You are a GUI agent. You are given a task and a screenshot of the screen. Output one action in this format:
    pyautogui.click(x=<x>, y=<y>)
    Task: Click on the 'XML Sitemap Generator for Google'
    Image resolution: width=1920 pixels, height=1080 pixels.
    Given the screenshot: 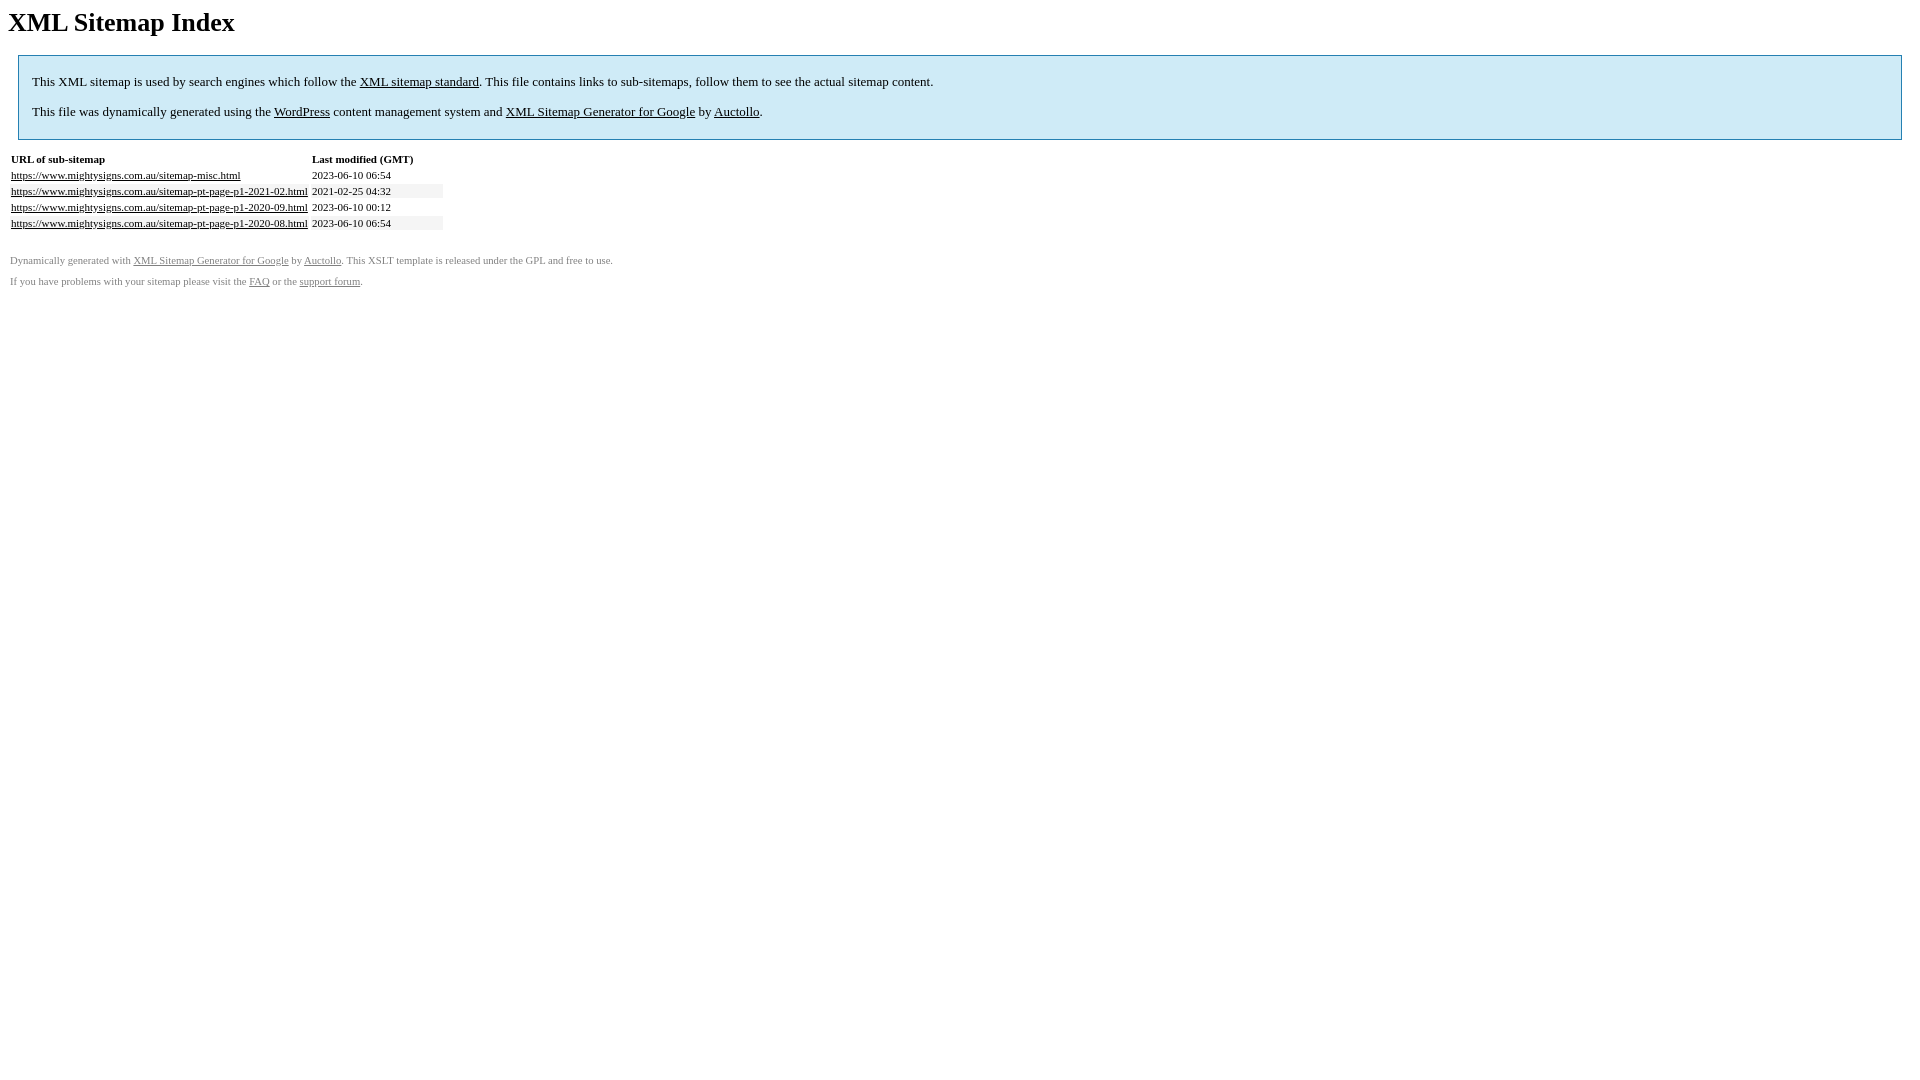 What is the action you would take?
    pyautogui.click(x=210, y=259)
    